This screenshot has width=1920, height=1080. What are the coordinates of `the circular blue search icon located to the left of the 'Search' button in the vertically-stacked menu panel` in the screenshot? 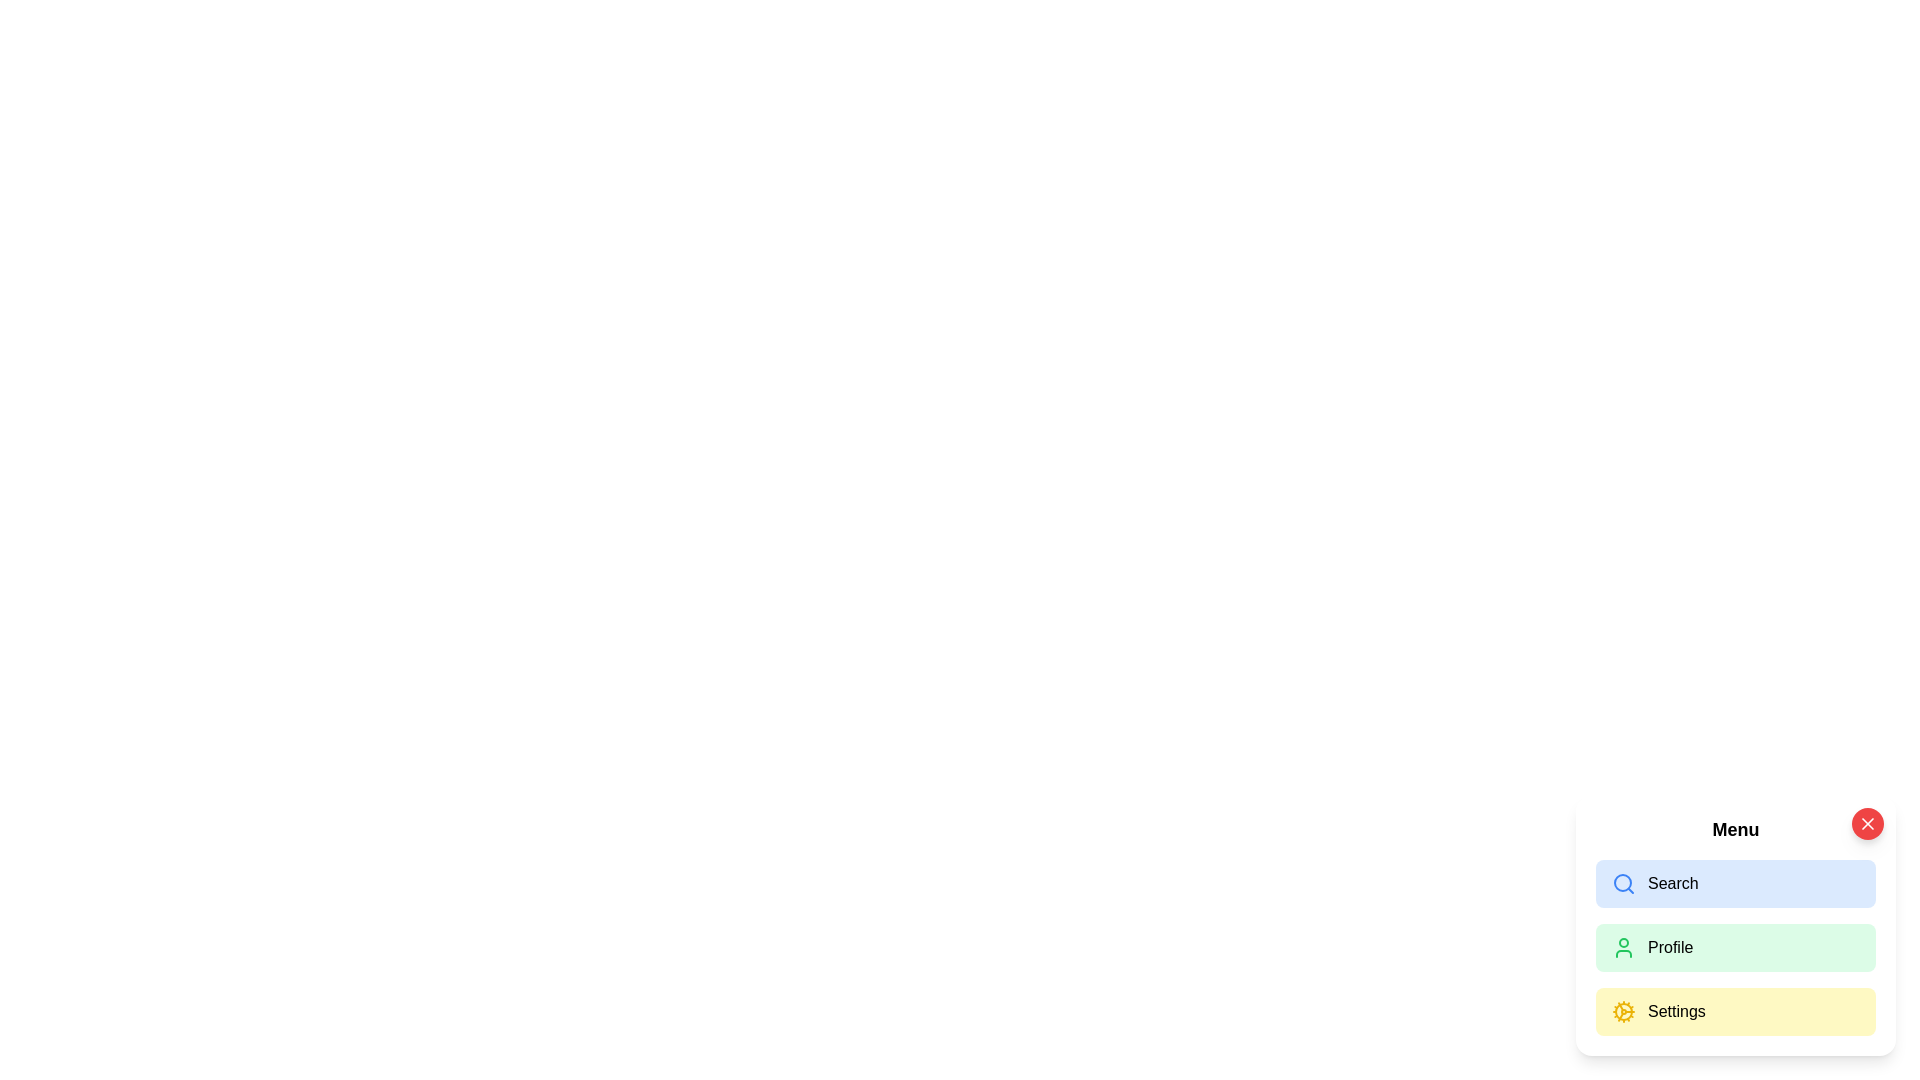 It's located at (1623, 882).